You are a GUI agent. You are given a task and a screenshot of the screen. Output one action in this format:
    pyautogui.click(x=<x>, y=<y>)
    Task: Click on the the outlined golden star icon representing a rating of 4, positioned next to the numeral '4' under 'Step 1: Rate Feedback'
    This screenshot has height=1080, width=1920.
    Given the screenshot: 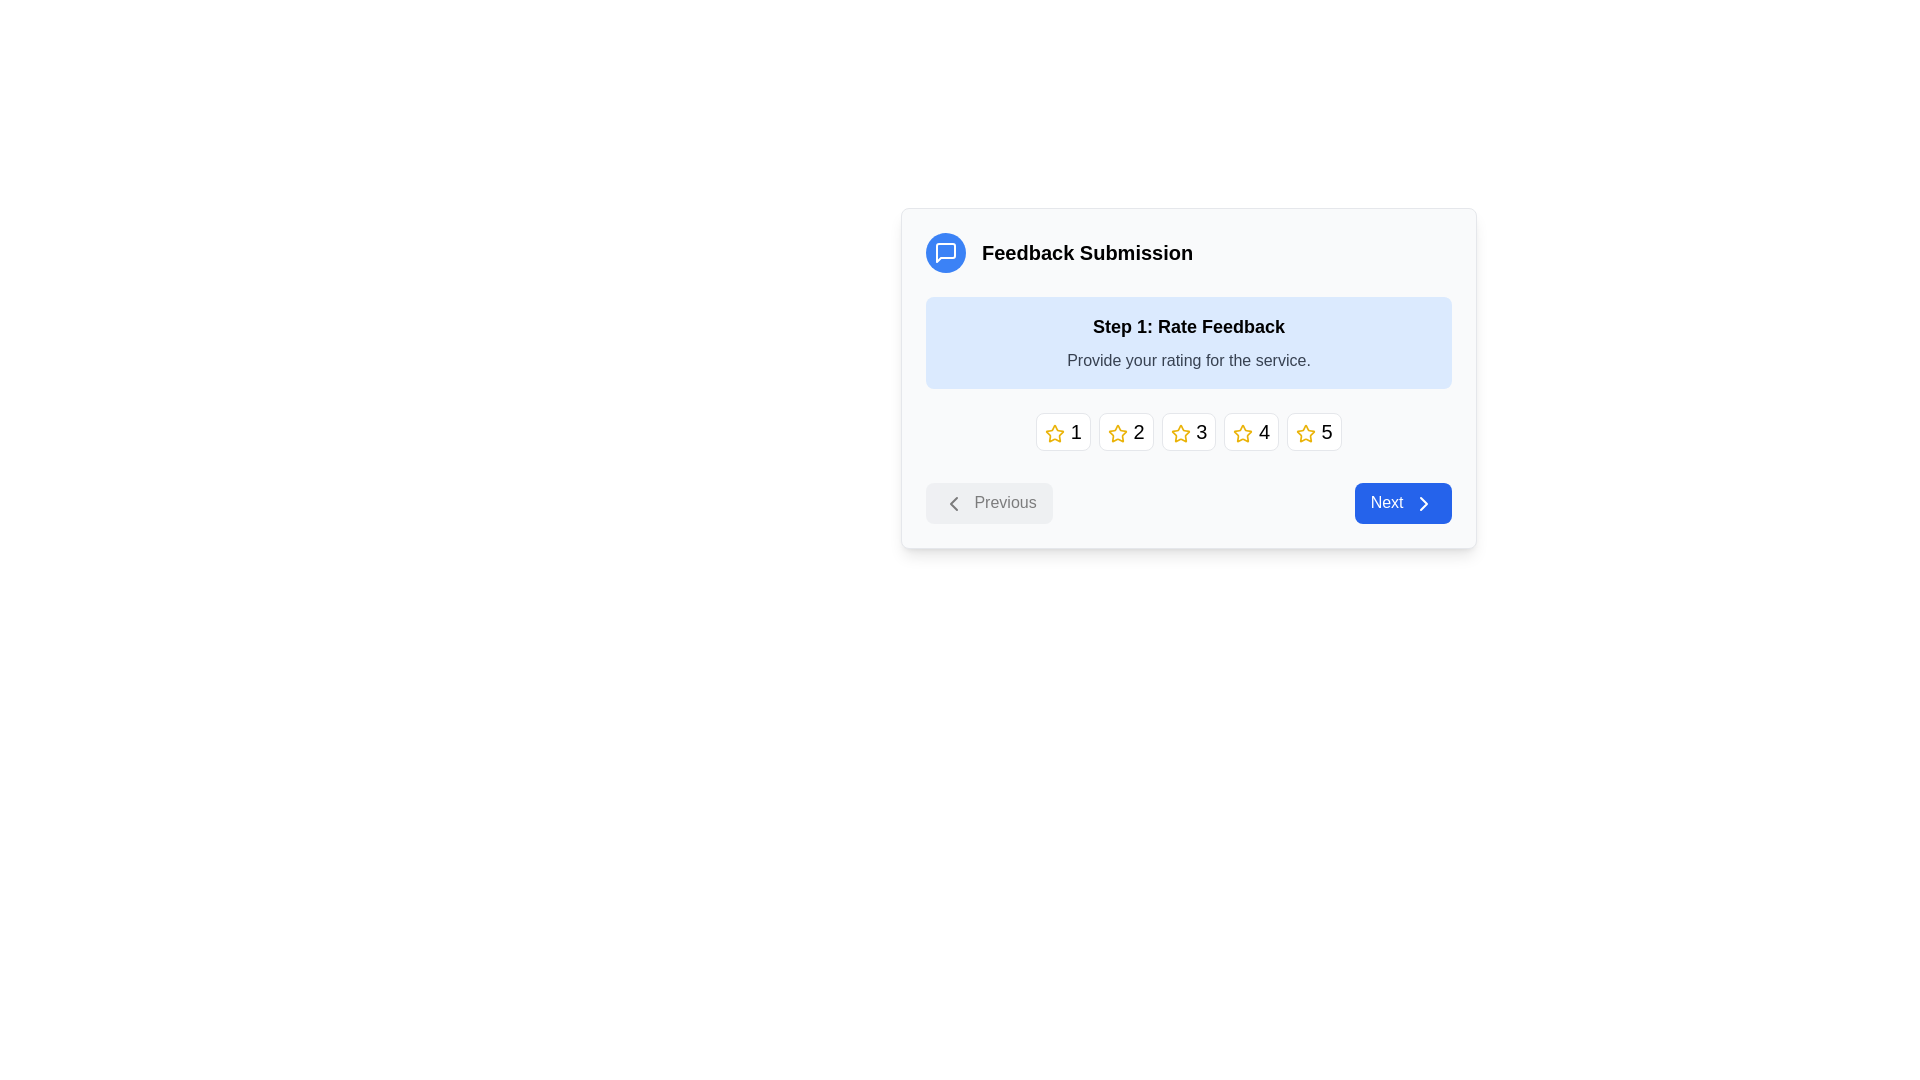 What is the action you would take?
    pyautogui.click(x=1242, y=432)
    